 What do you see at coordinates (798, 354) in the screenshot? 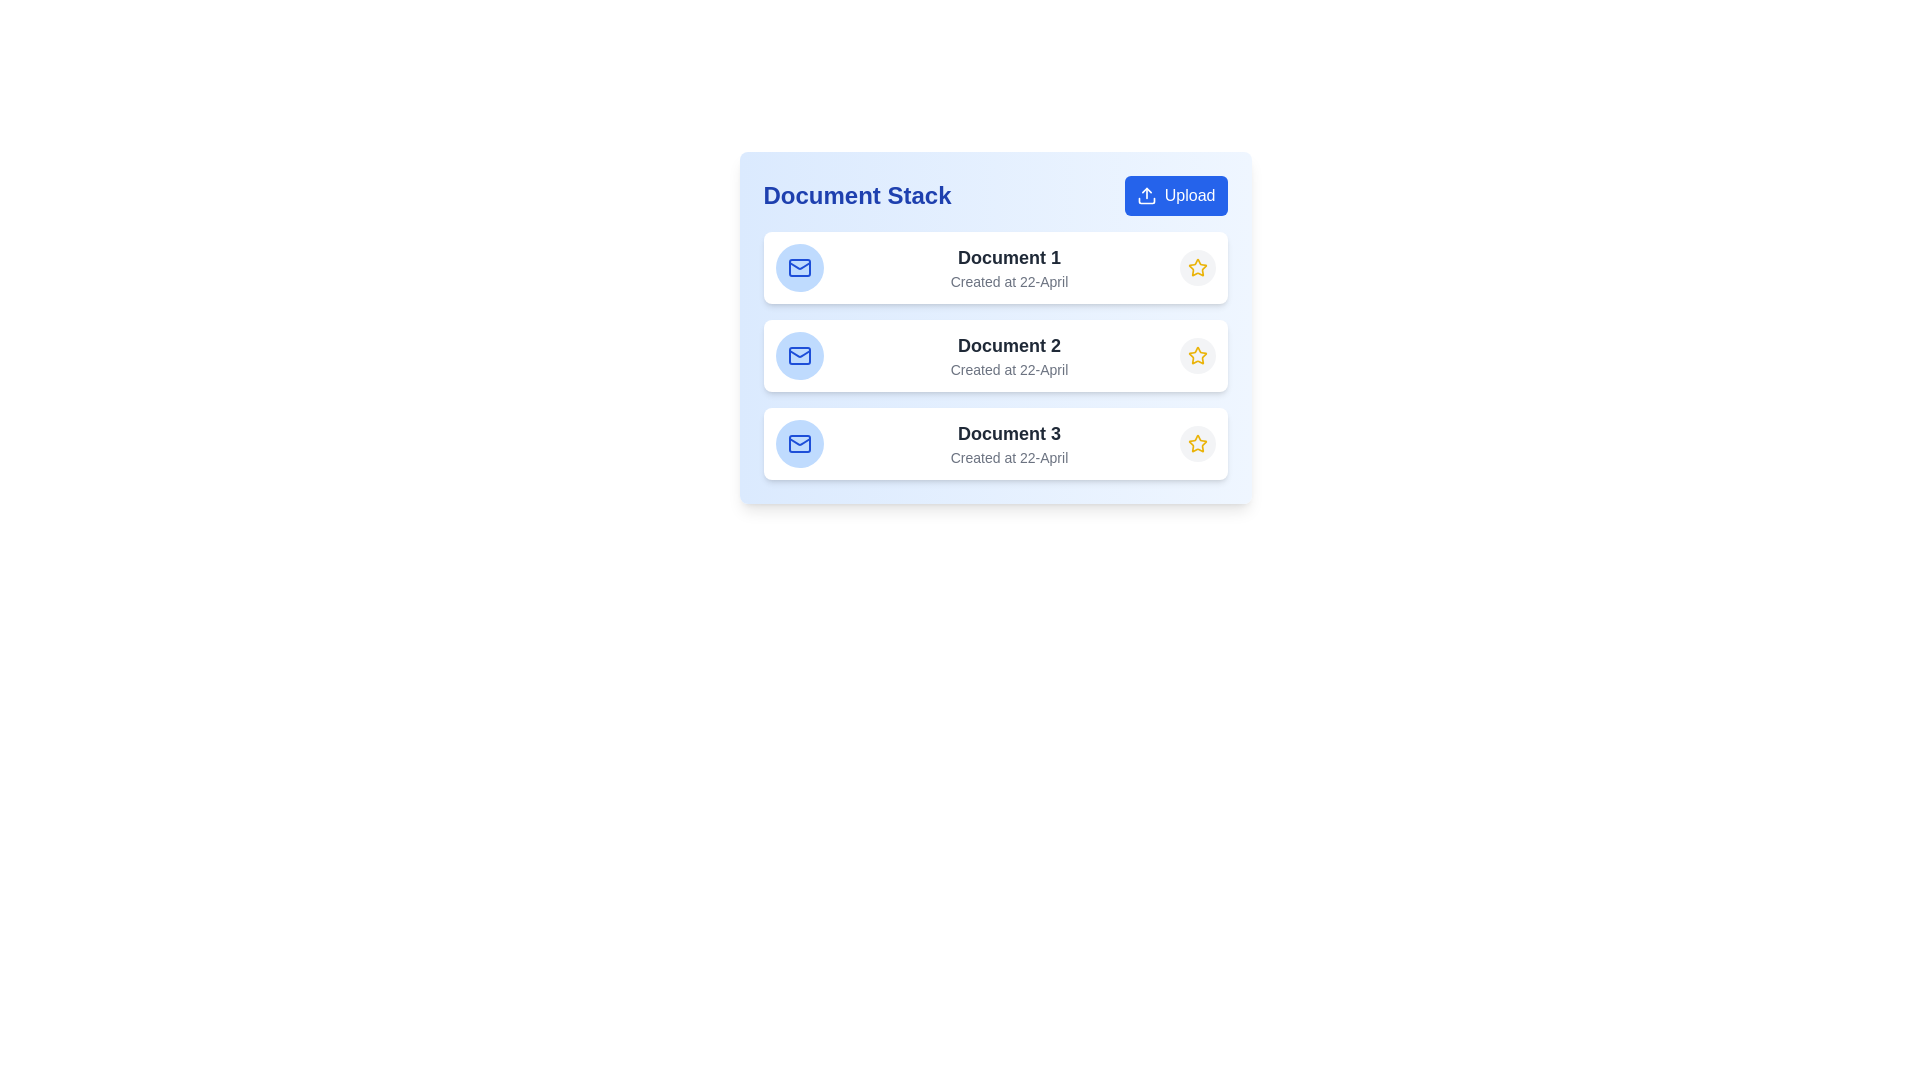
I see `the circular blue icon with a mail envelope symbol, located to the left of the text 'Document 2' in the second row of the list` at bounding box center [798, 354].